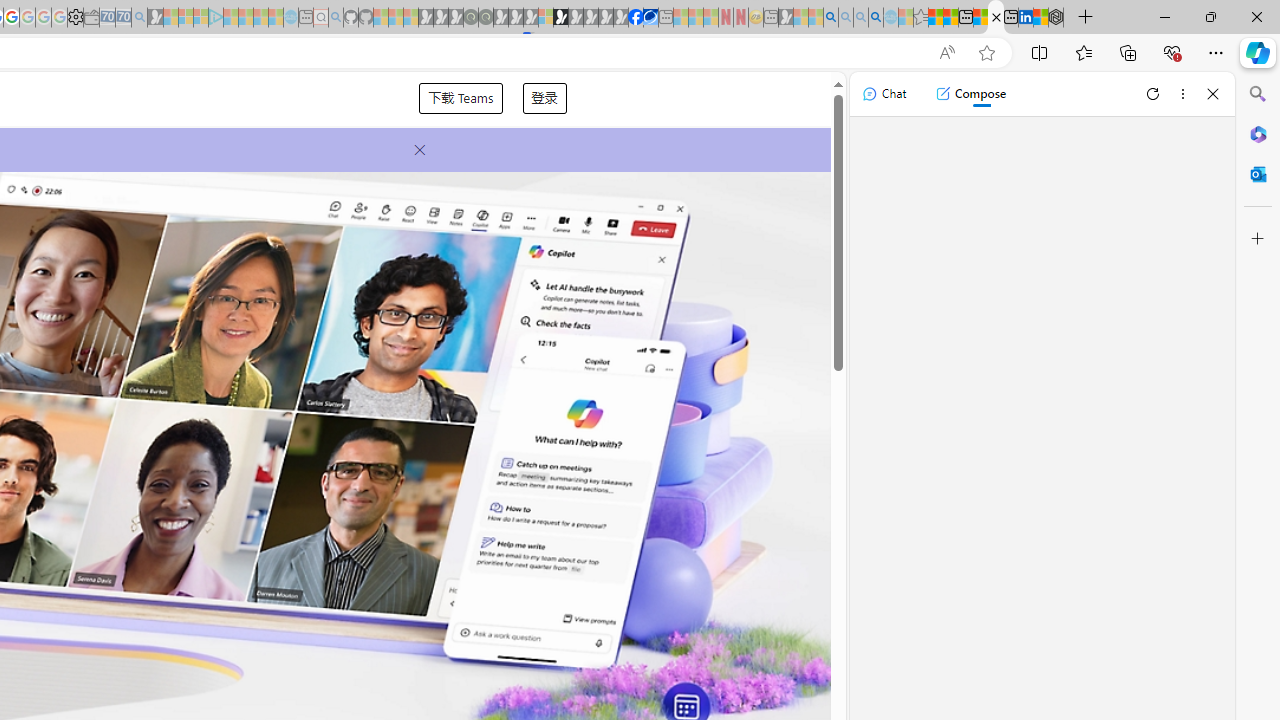 Image resolution: width=1280 pixels, height=720 pixels. Describe the element at coordinates (485, 17) in the screenshot. I see `'Future Focus Report 2024 - Sleeping'` at that location.